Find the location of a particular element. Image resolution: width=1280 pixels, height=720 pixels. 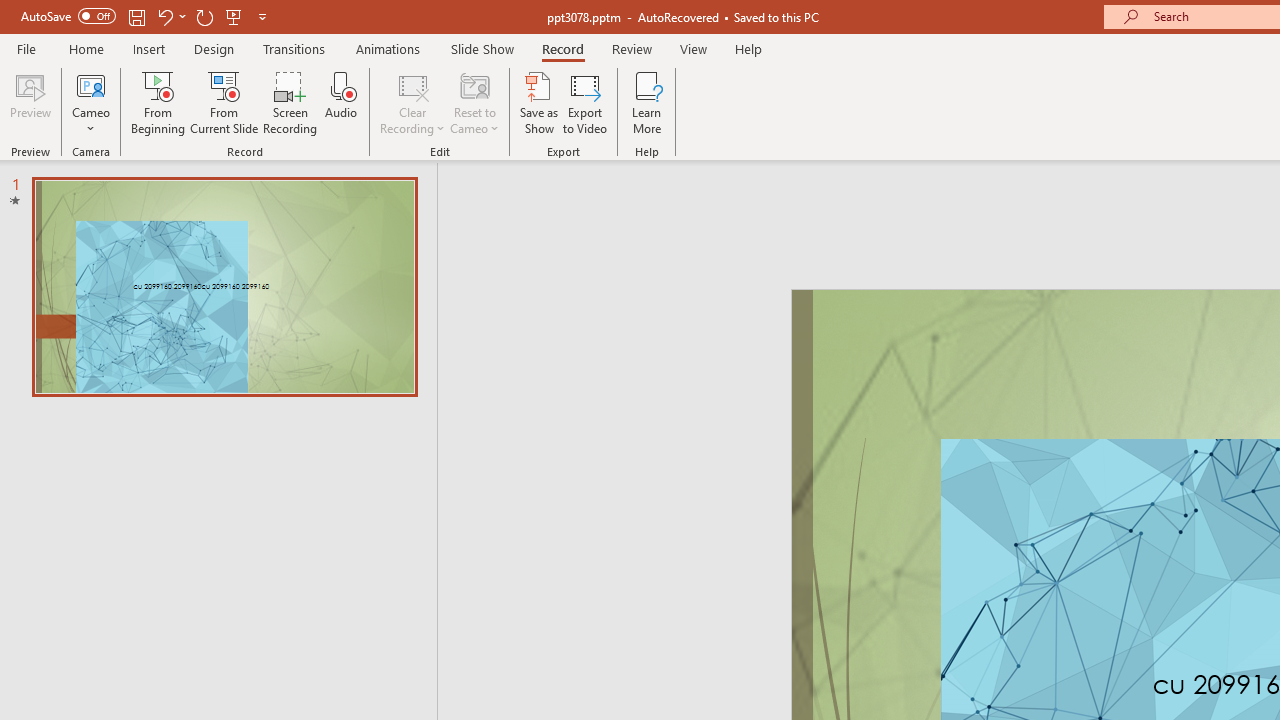

'Clear Recording' is located at coordinates (411, 103).